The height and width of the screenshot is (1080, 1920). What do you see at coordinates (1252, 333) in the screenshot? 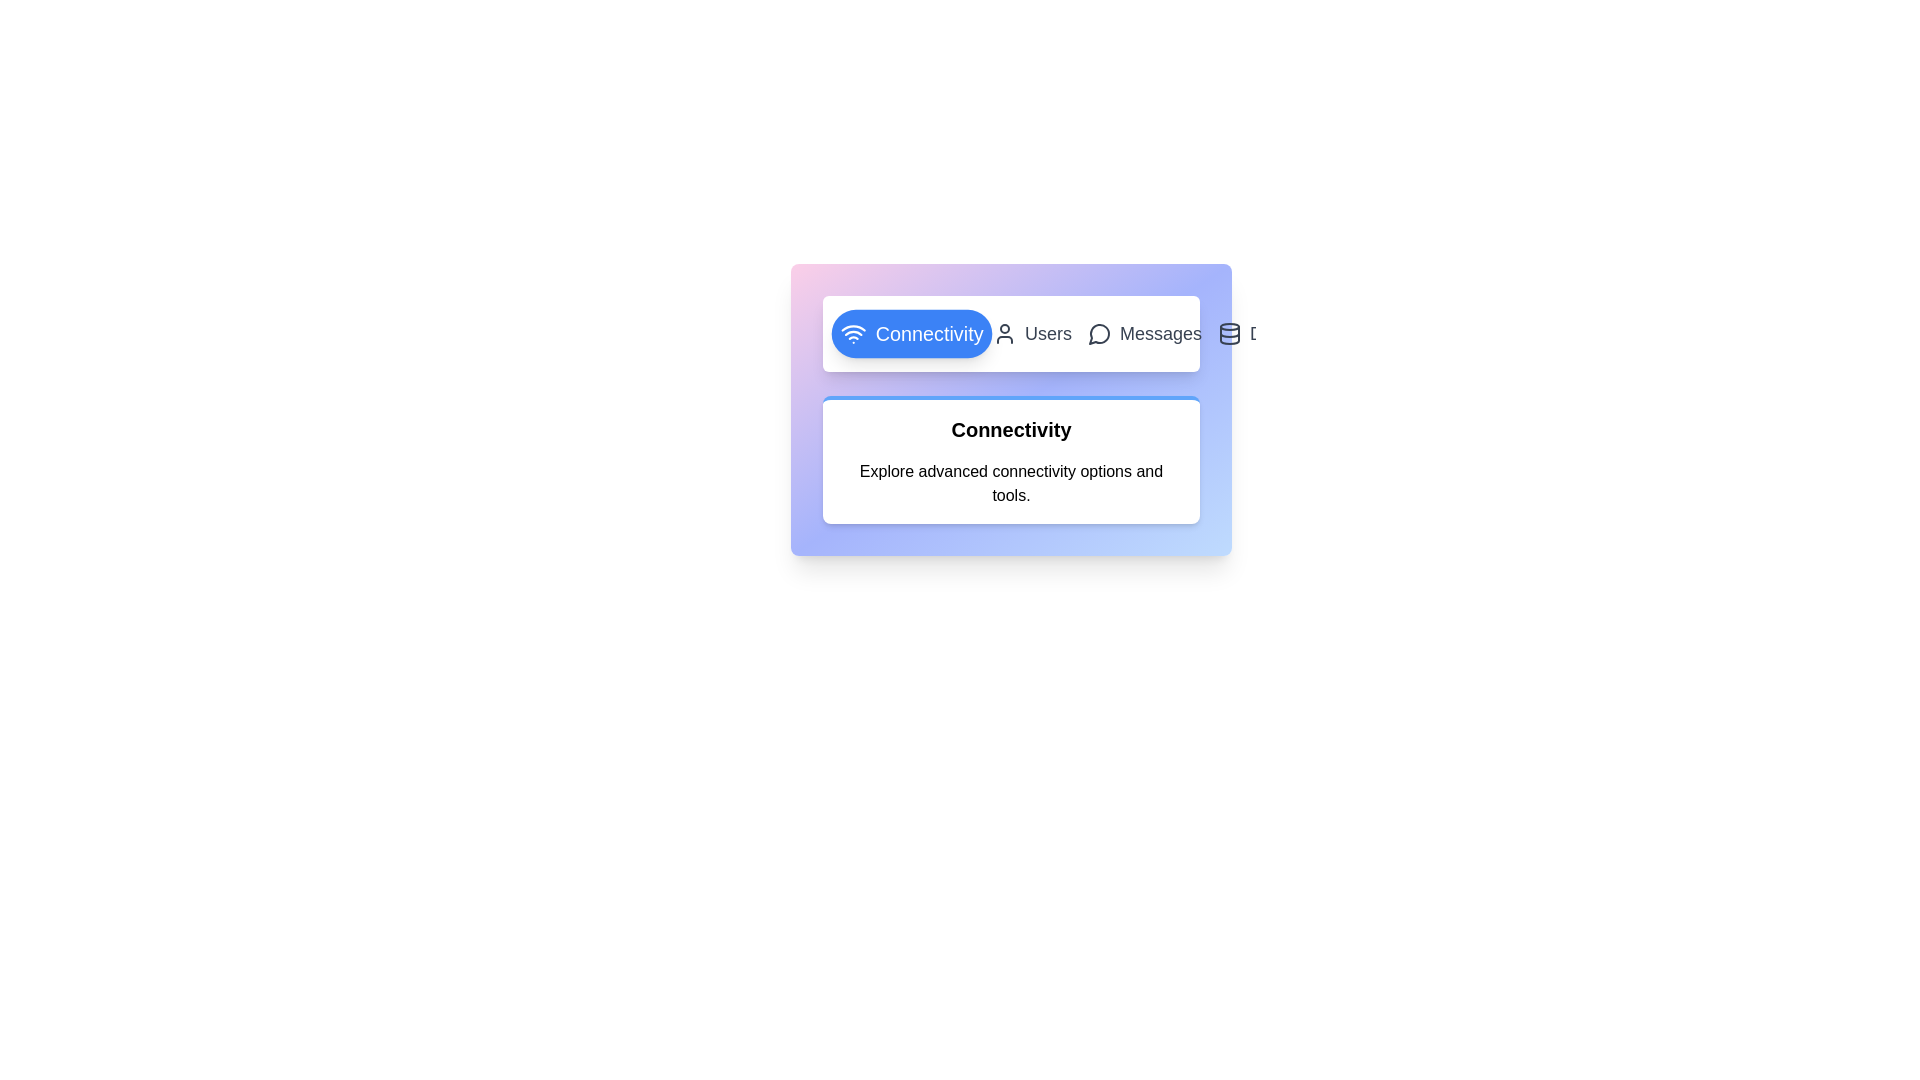
I see `the tab labeled 'Data' to view its content` at bounding box center [1252, 333].